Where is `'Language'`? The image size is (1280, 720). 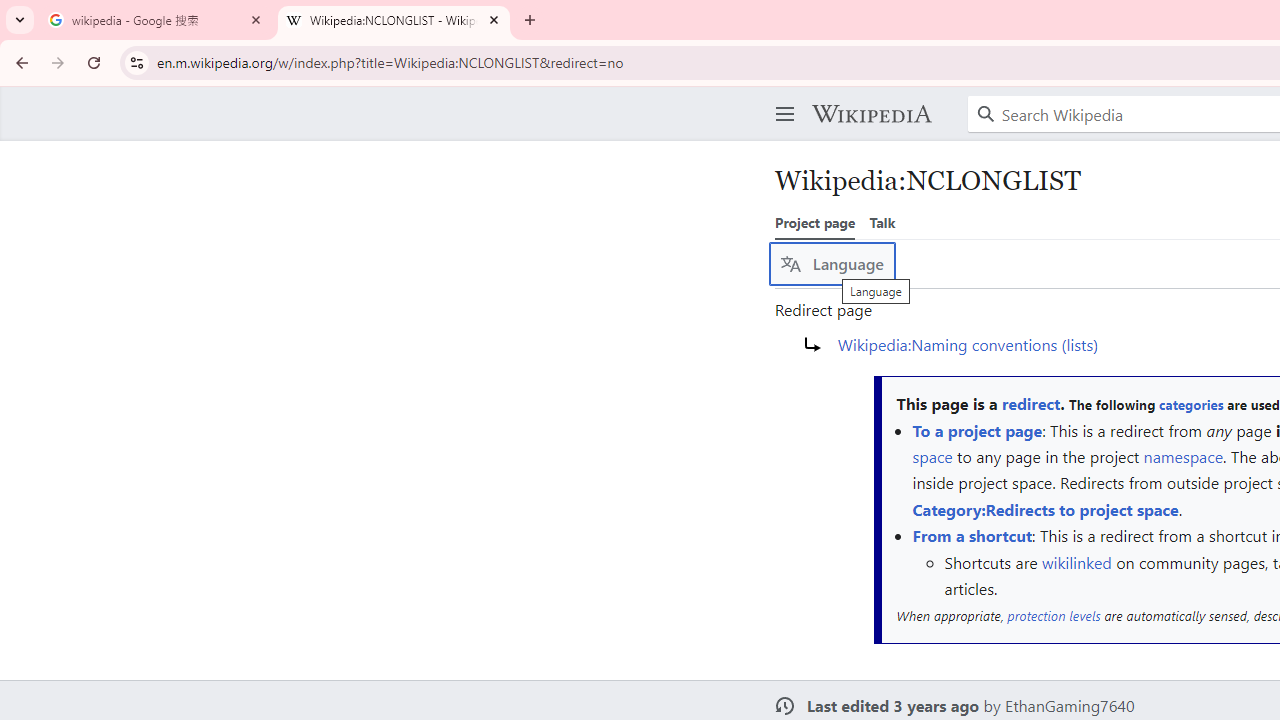
'Language' is located at coordinates (832, 263).